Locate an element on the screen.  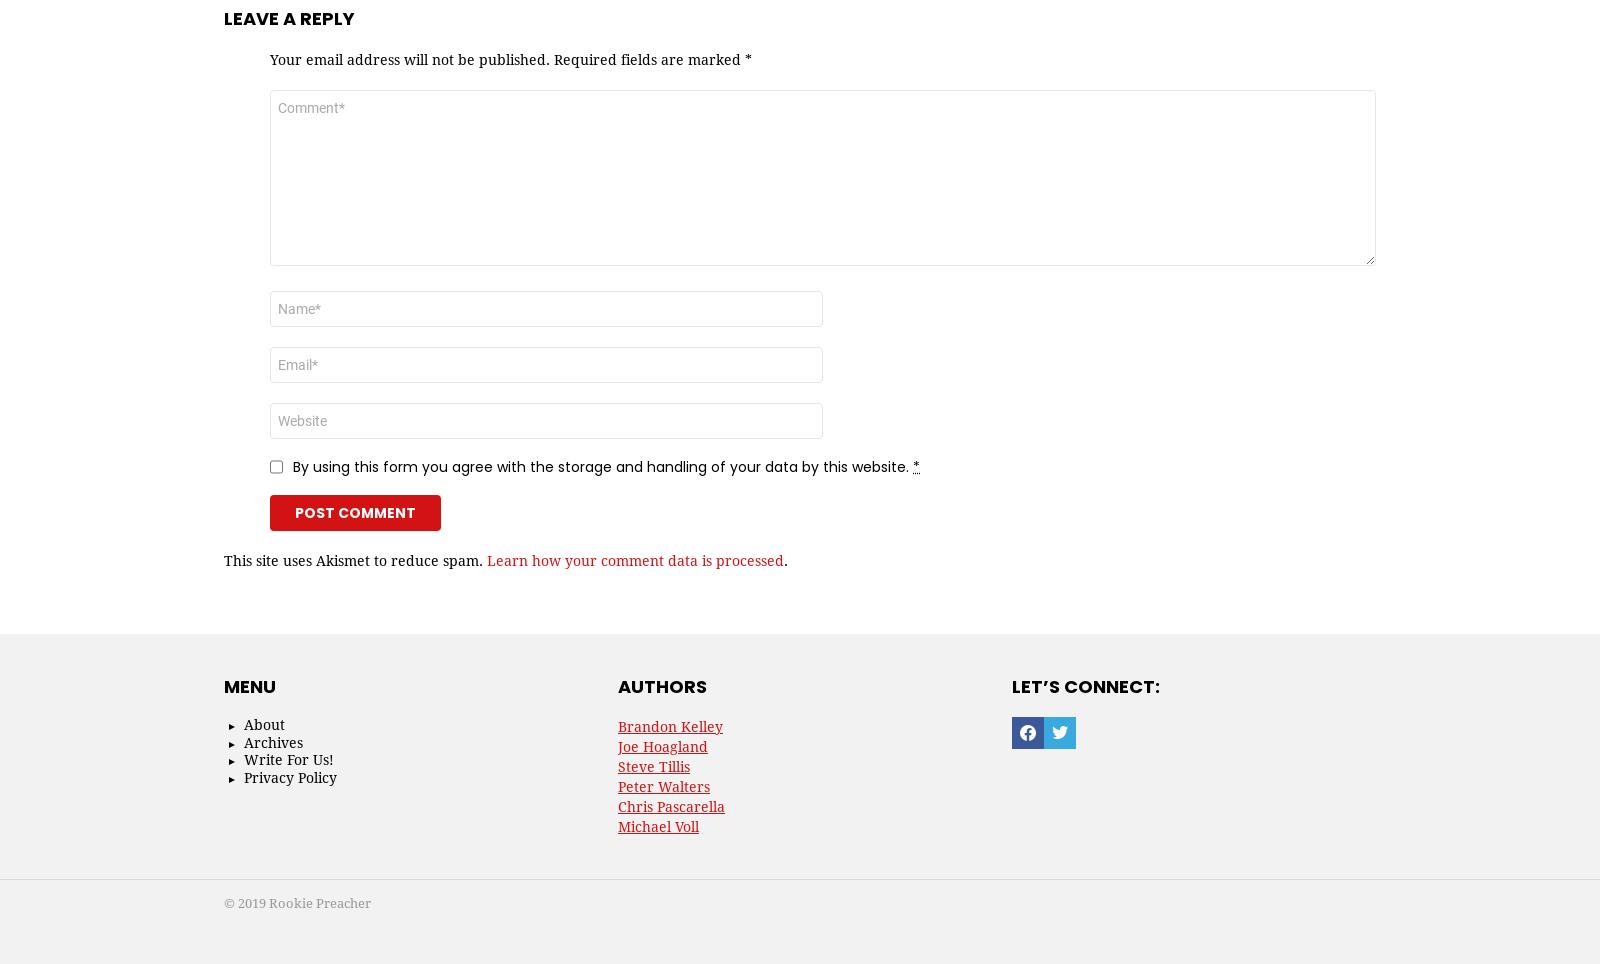
'Peter Walters' is located at coordinates (664, 787).